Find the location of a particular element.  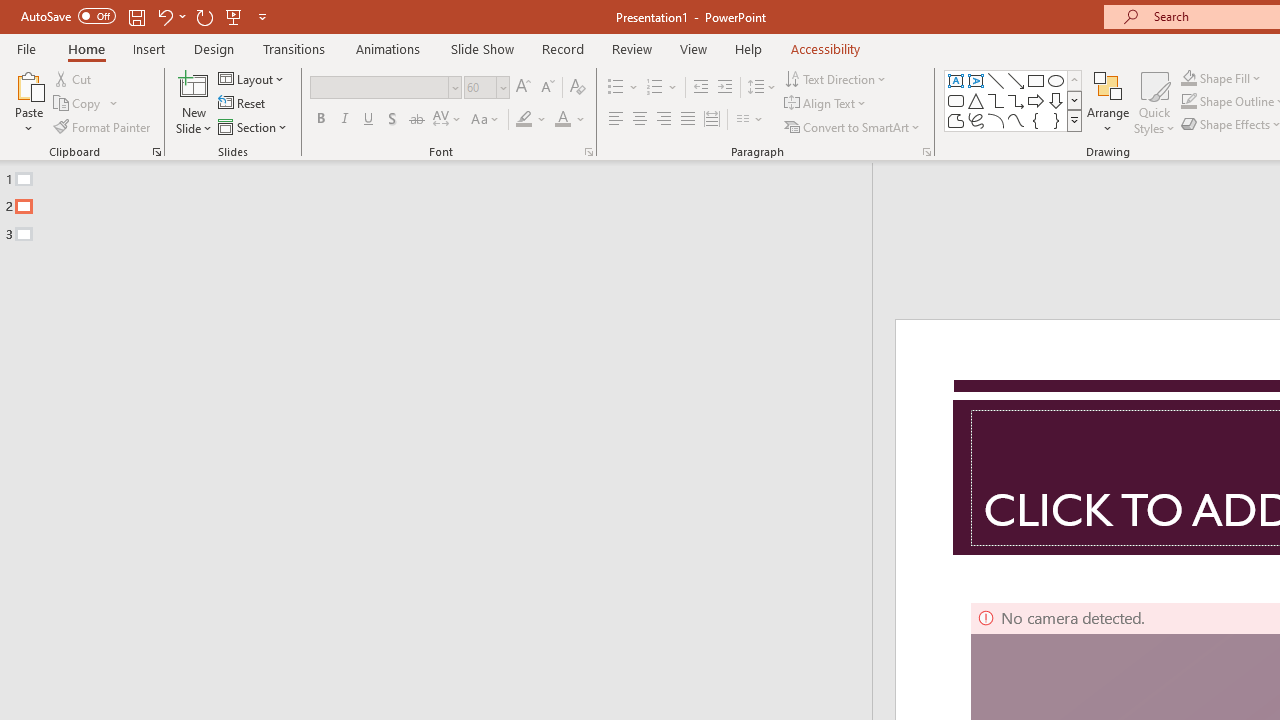

'Underline' is located at coordinates (369, 119).